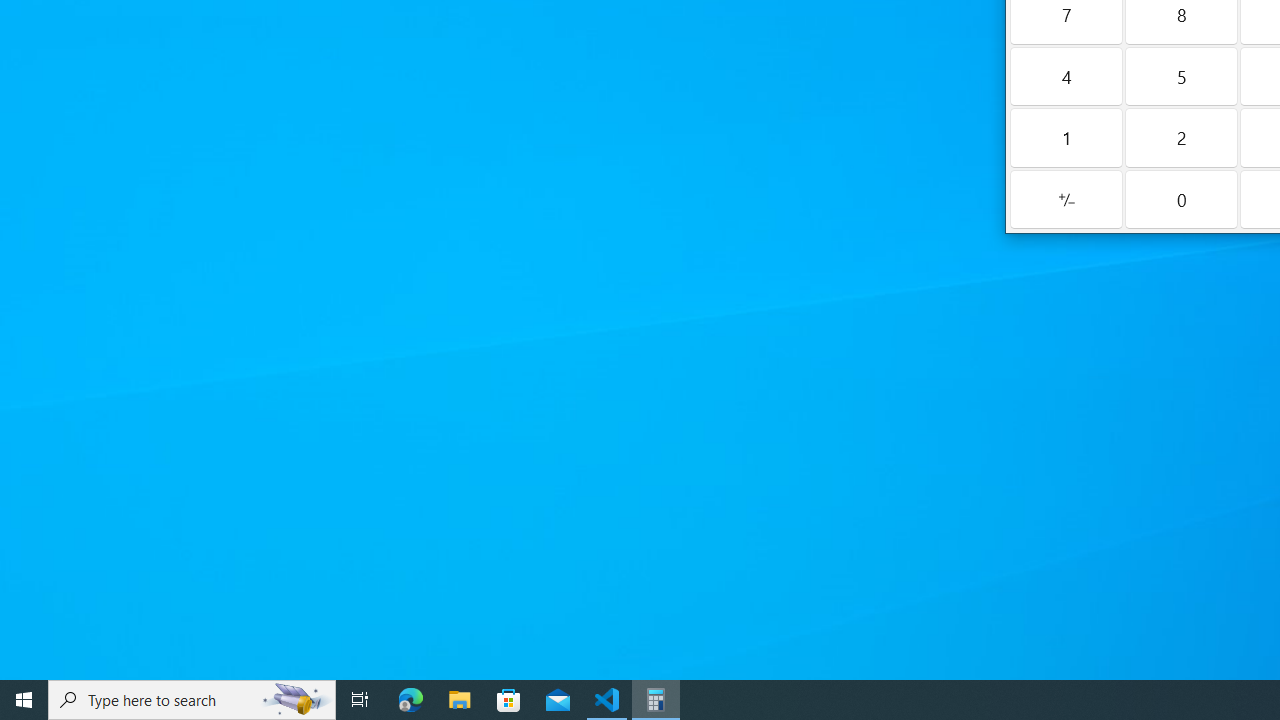  Describe the element at coordinates (1181, 136) in the screenshot. I see `'Two'` at that location.